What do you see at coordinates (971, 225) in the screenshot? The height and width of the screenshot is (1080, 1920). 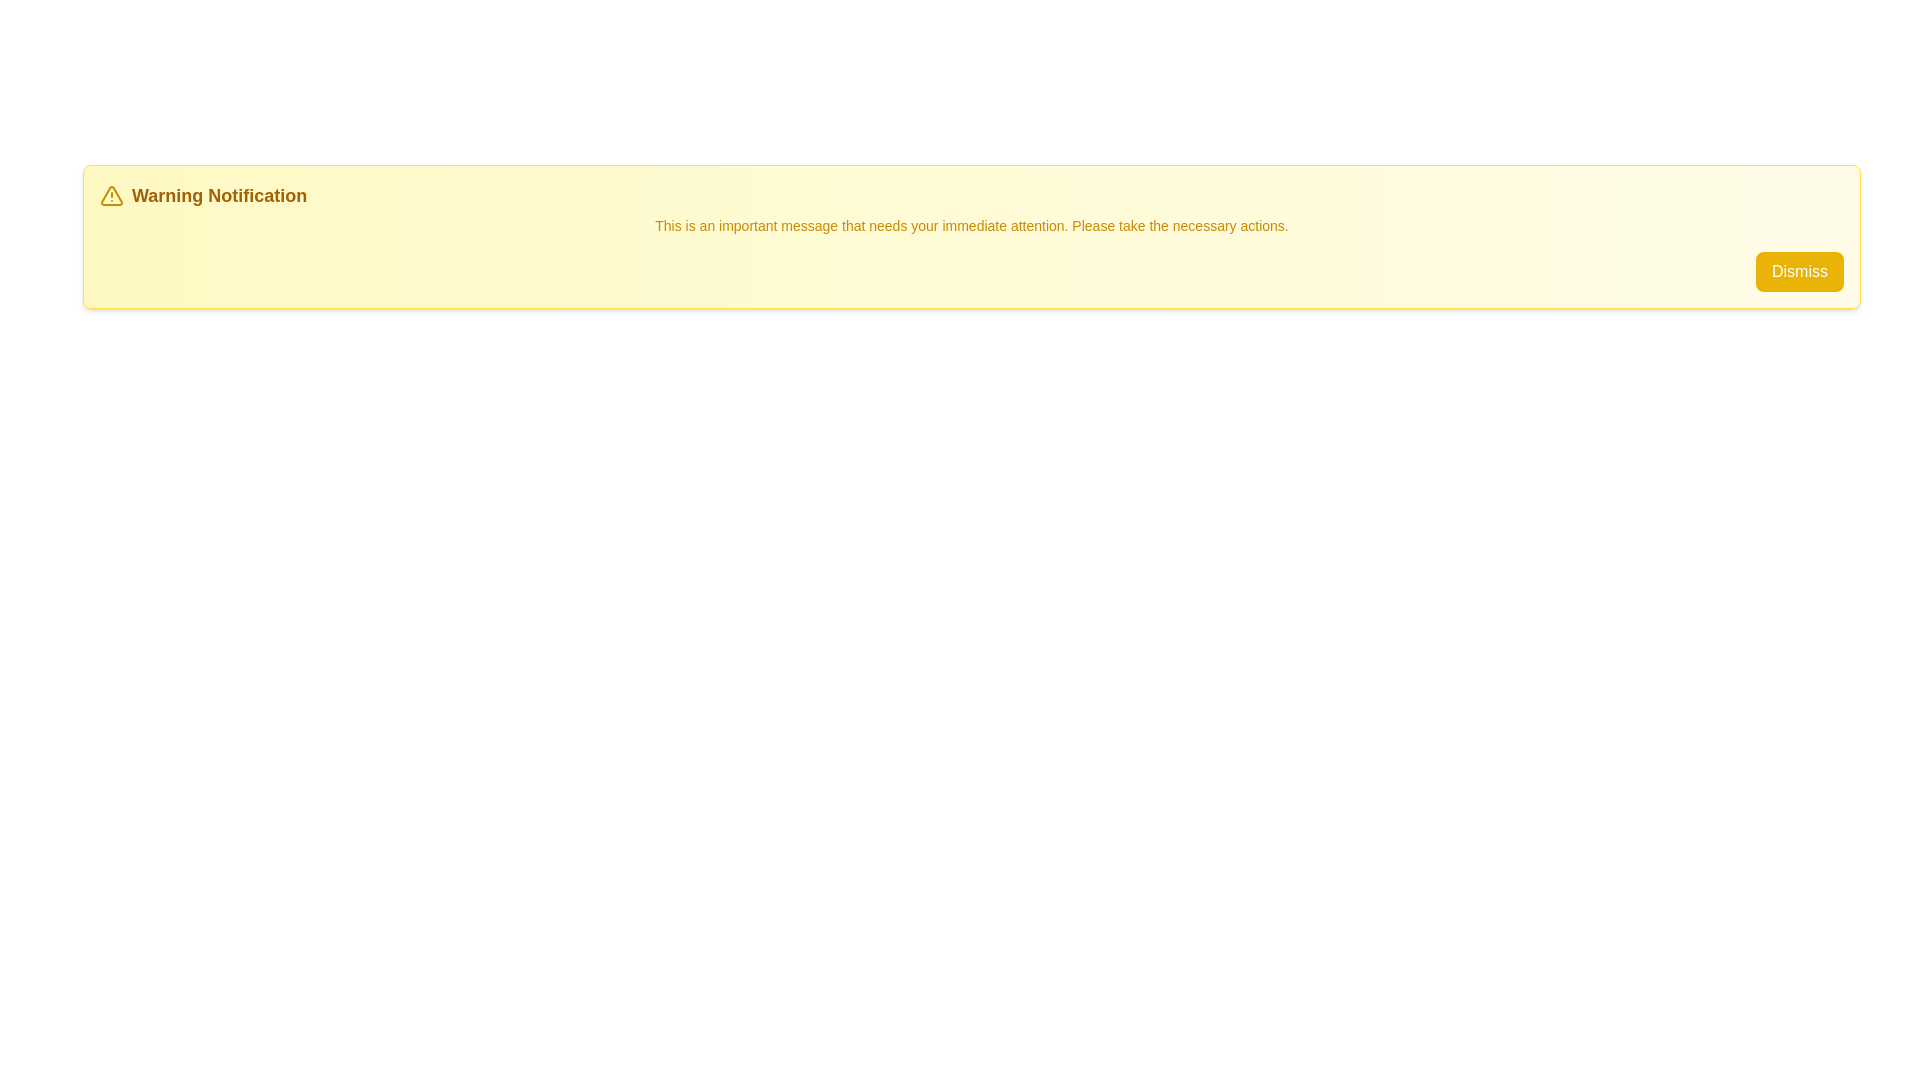 I see `the textual warning message in the warning notification panel, which is styled with a smaller yellow text and emphasizes immediate user action` at bounding box center [971, 225].